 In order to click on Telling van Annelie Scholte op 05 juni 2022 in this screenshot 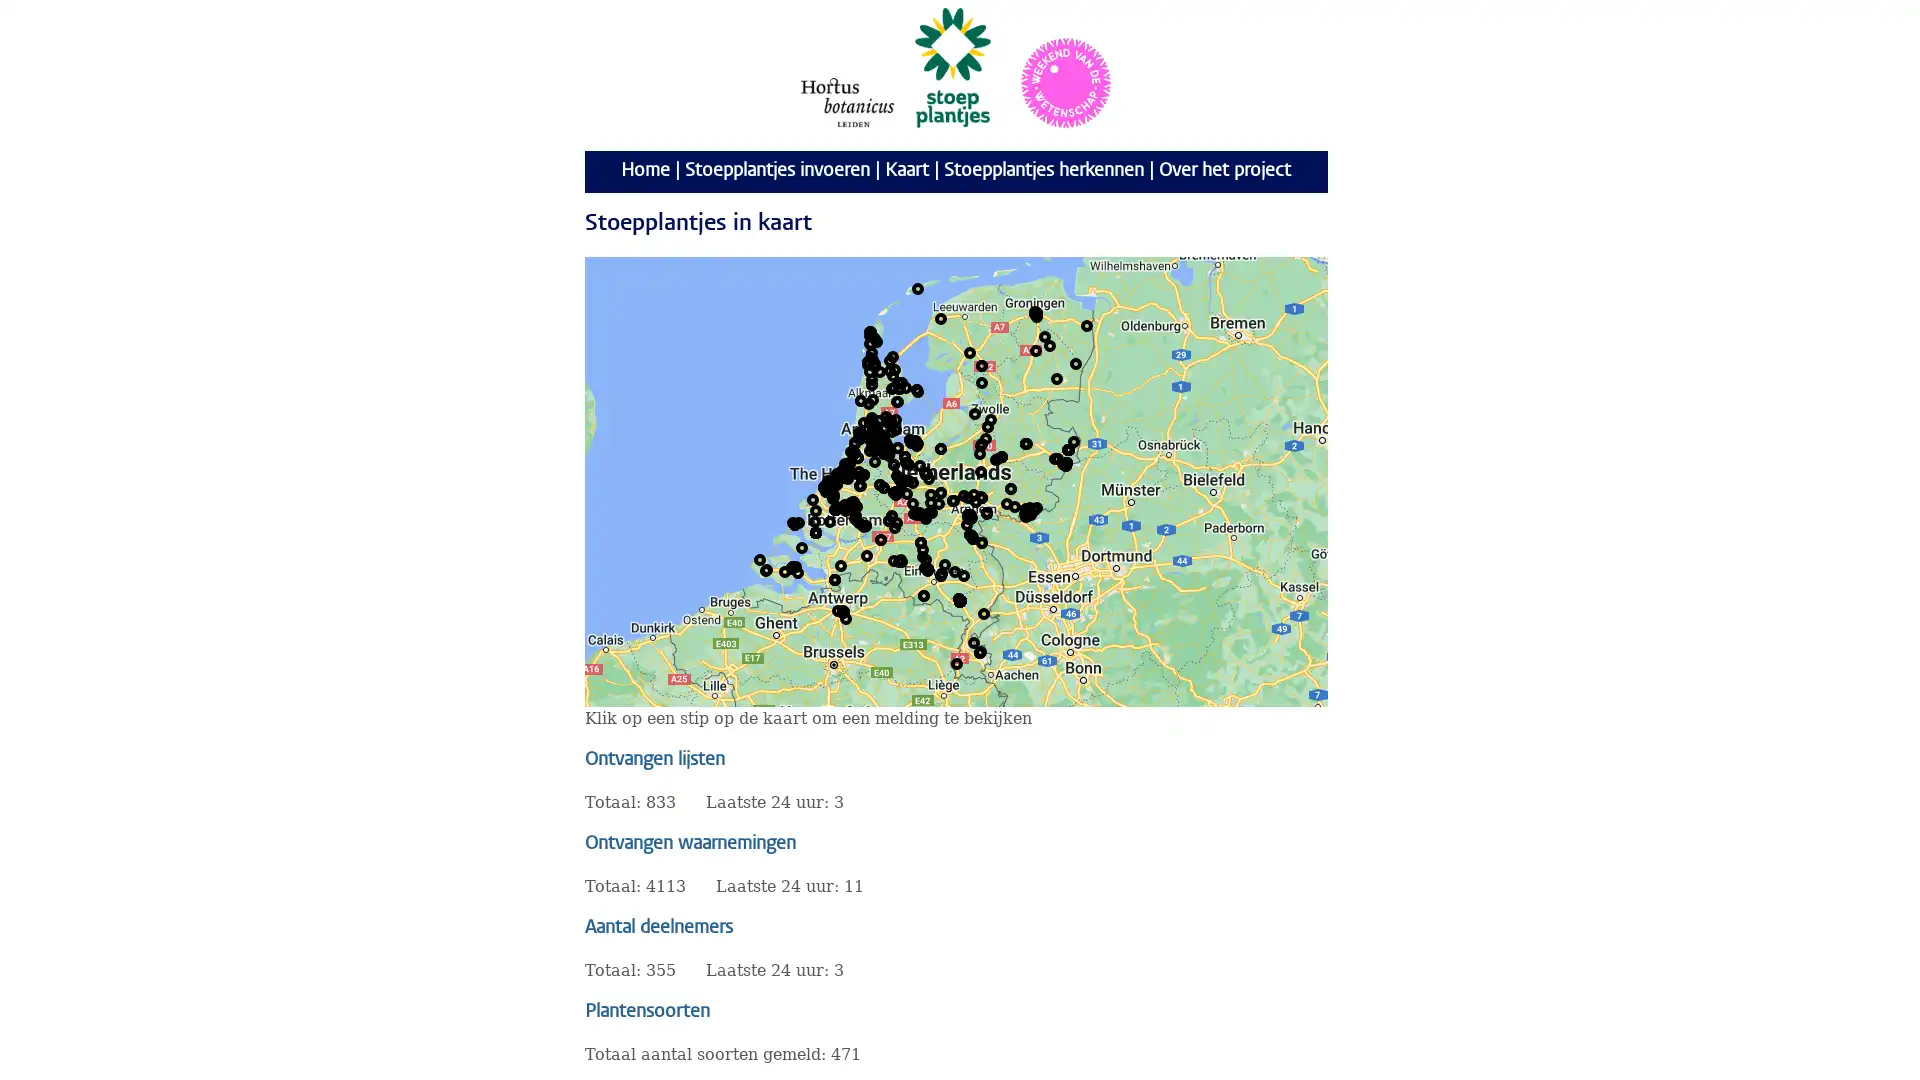, I will do `click(854, 516)`.